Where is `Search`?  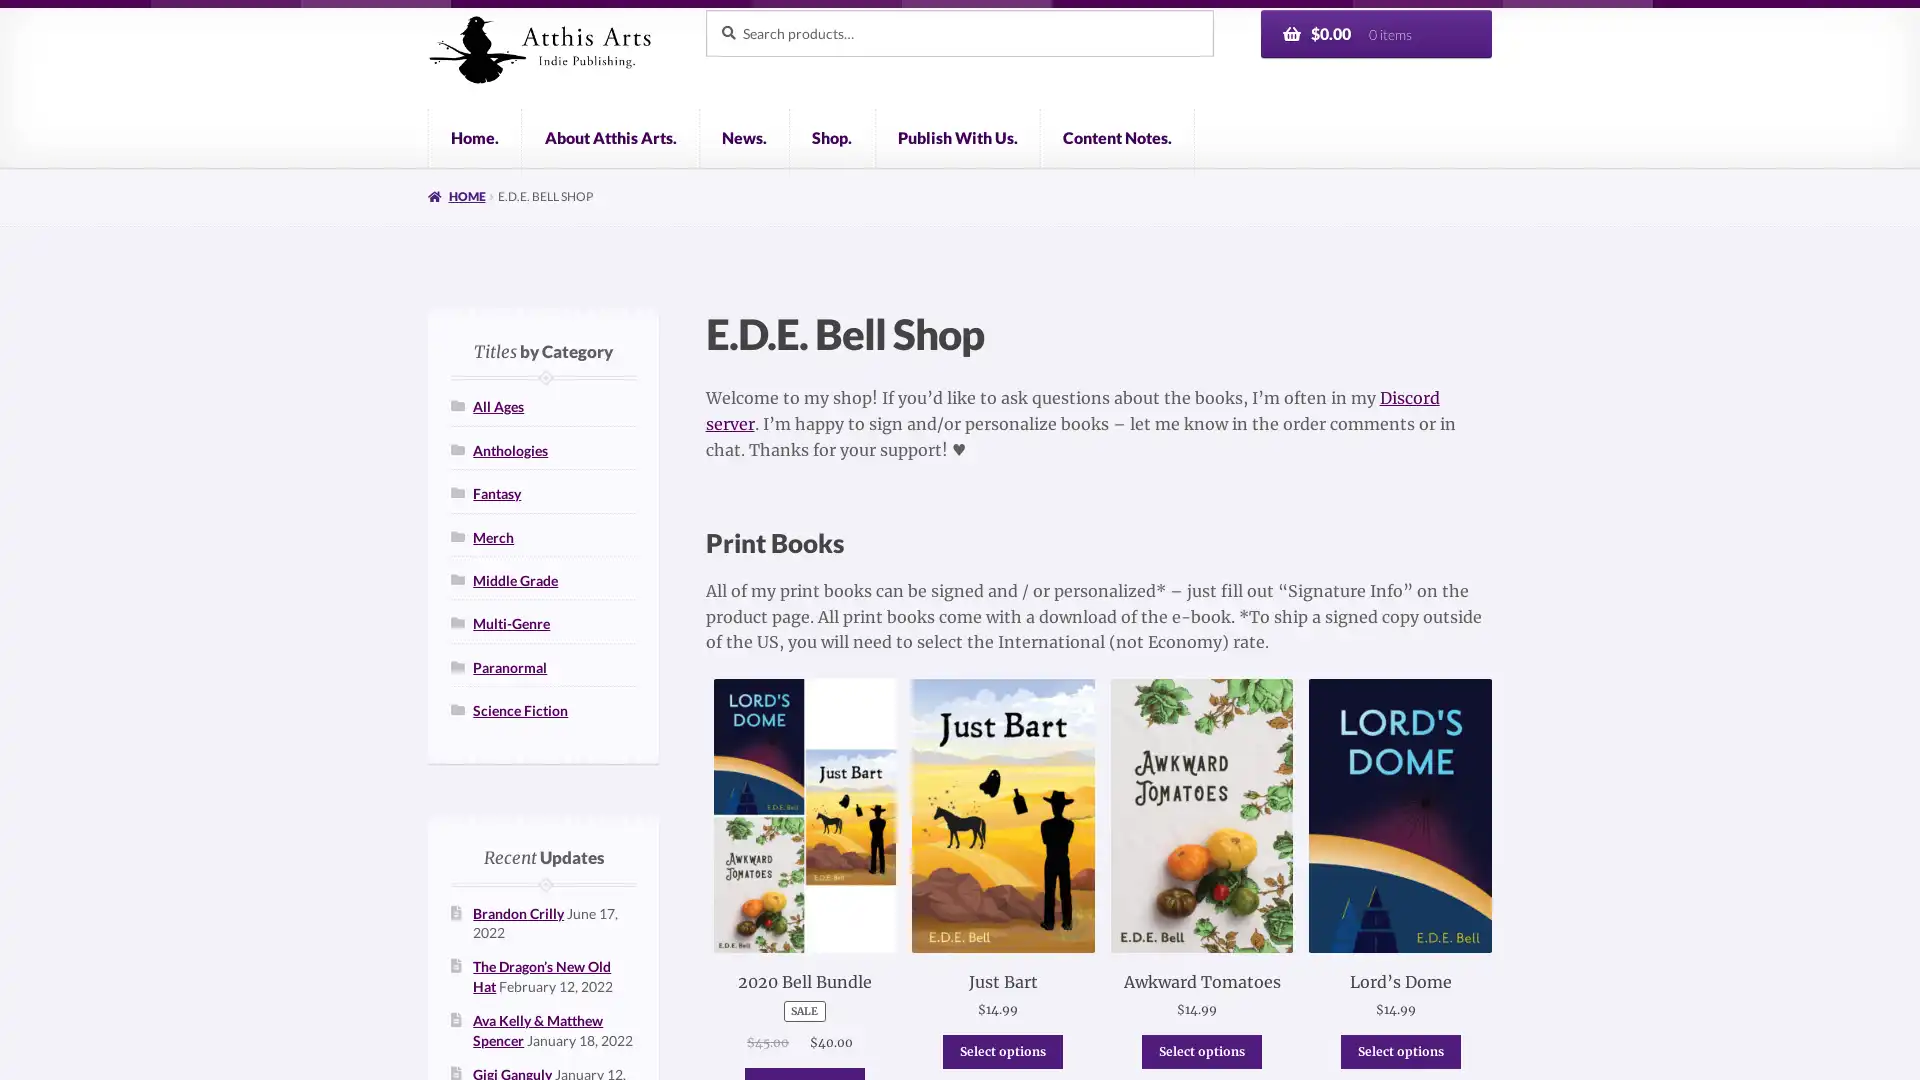 Search is located at coordinates (704, 8).